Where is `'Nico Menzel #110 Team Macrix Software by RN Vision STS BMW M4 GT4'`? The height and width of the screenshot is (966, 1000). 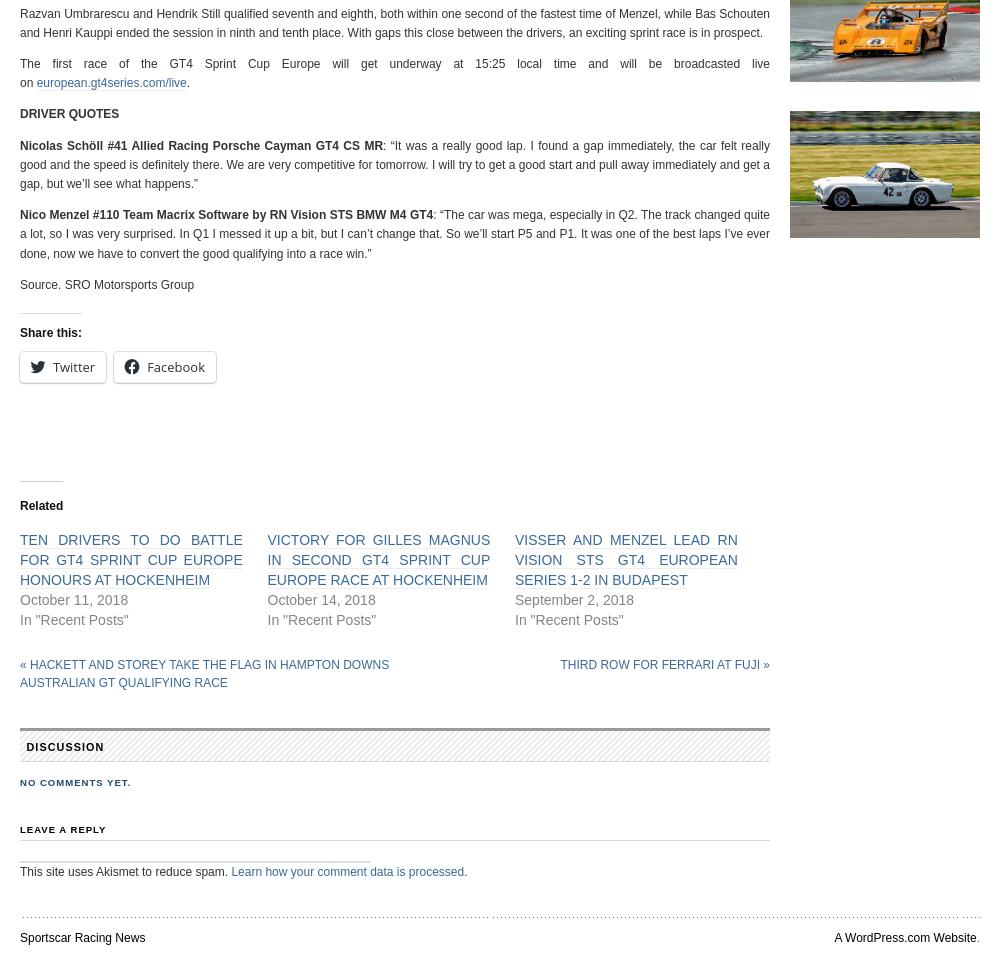
'Nico Menzel #110 Team Macrix Software by RN Vision STS BMW M4 GT4' is located at coordinates (225, 214).